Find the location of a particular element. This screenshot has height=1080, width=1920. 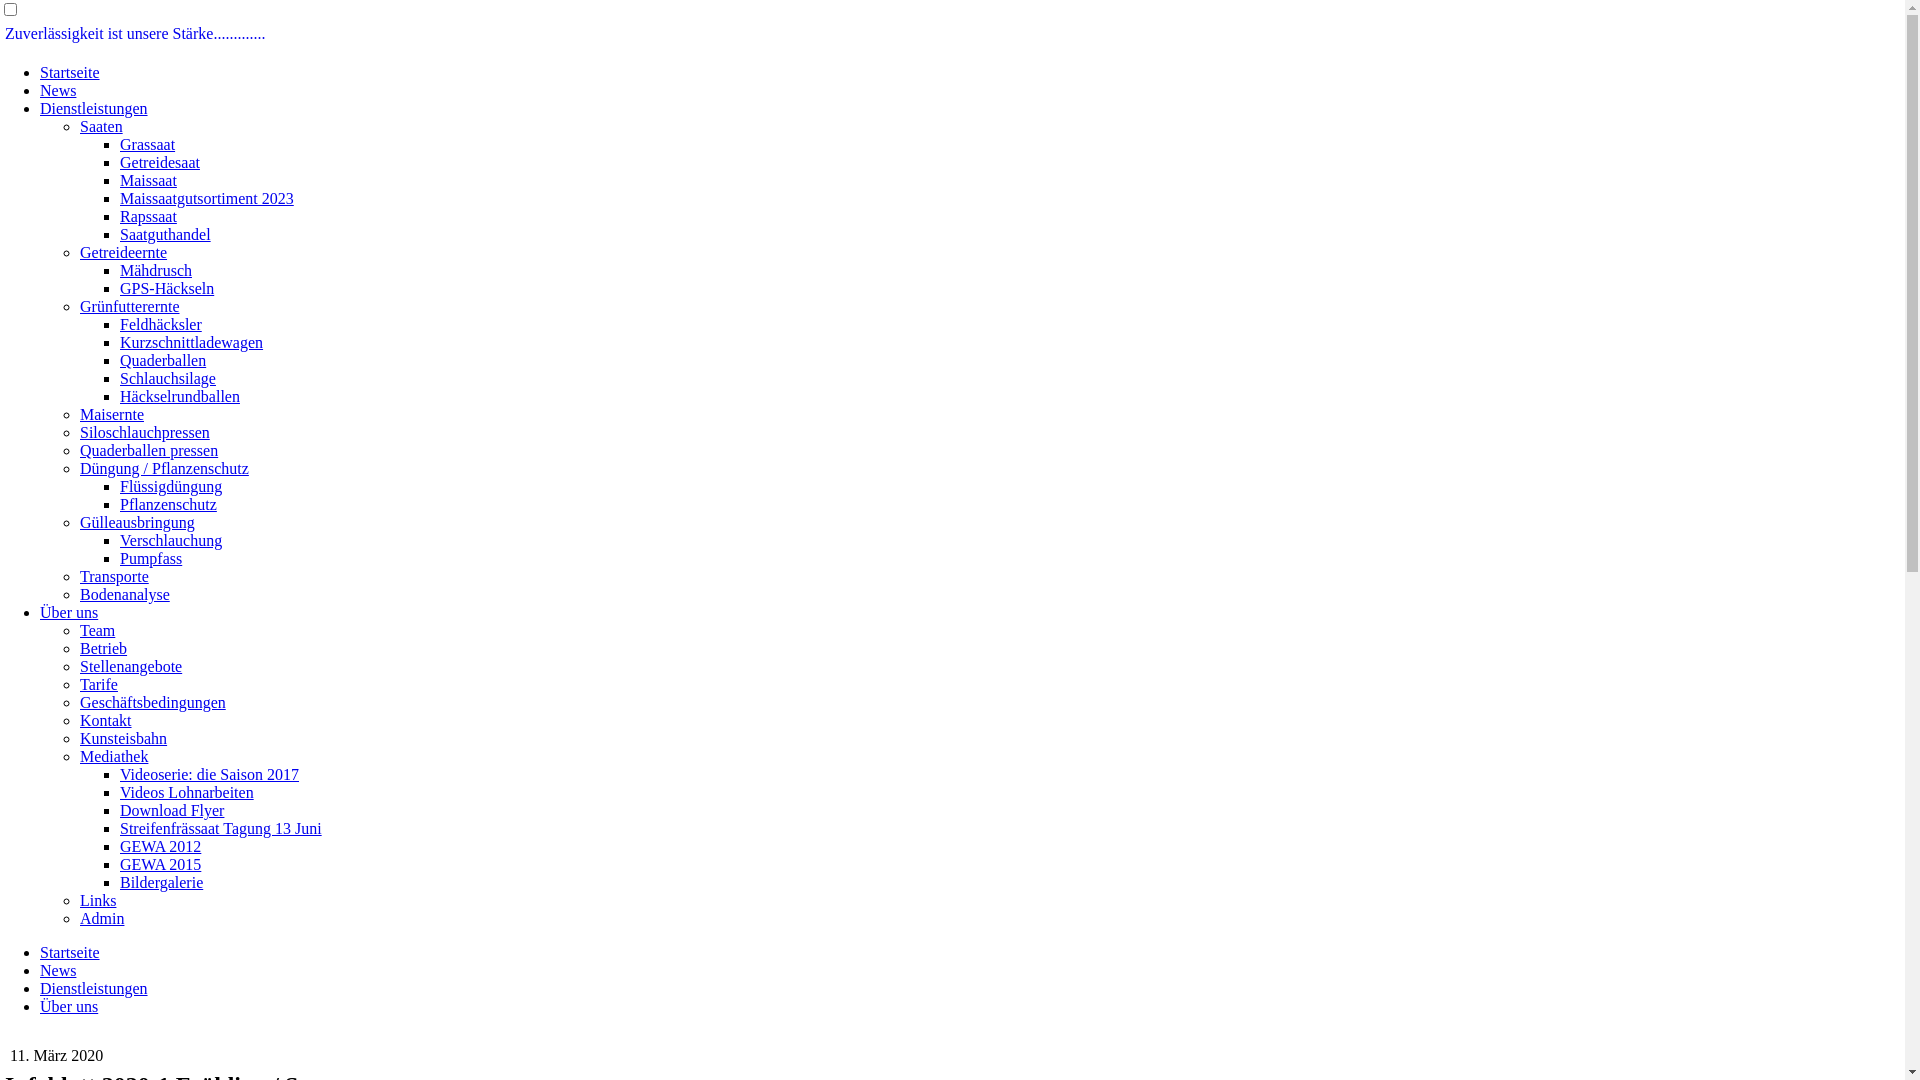

'Maissaat' is located at coordinates (119, 180).